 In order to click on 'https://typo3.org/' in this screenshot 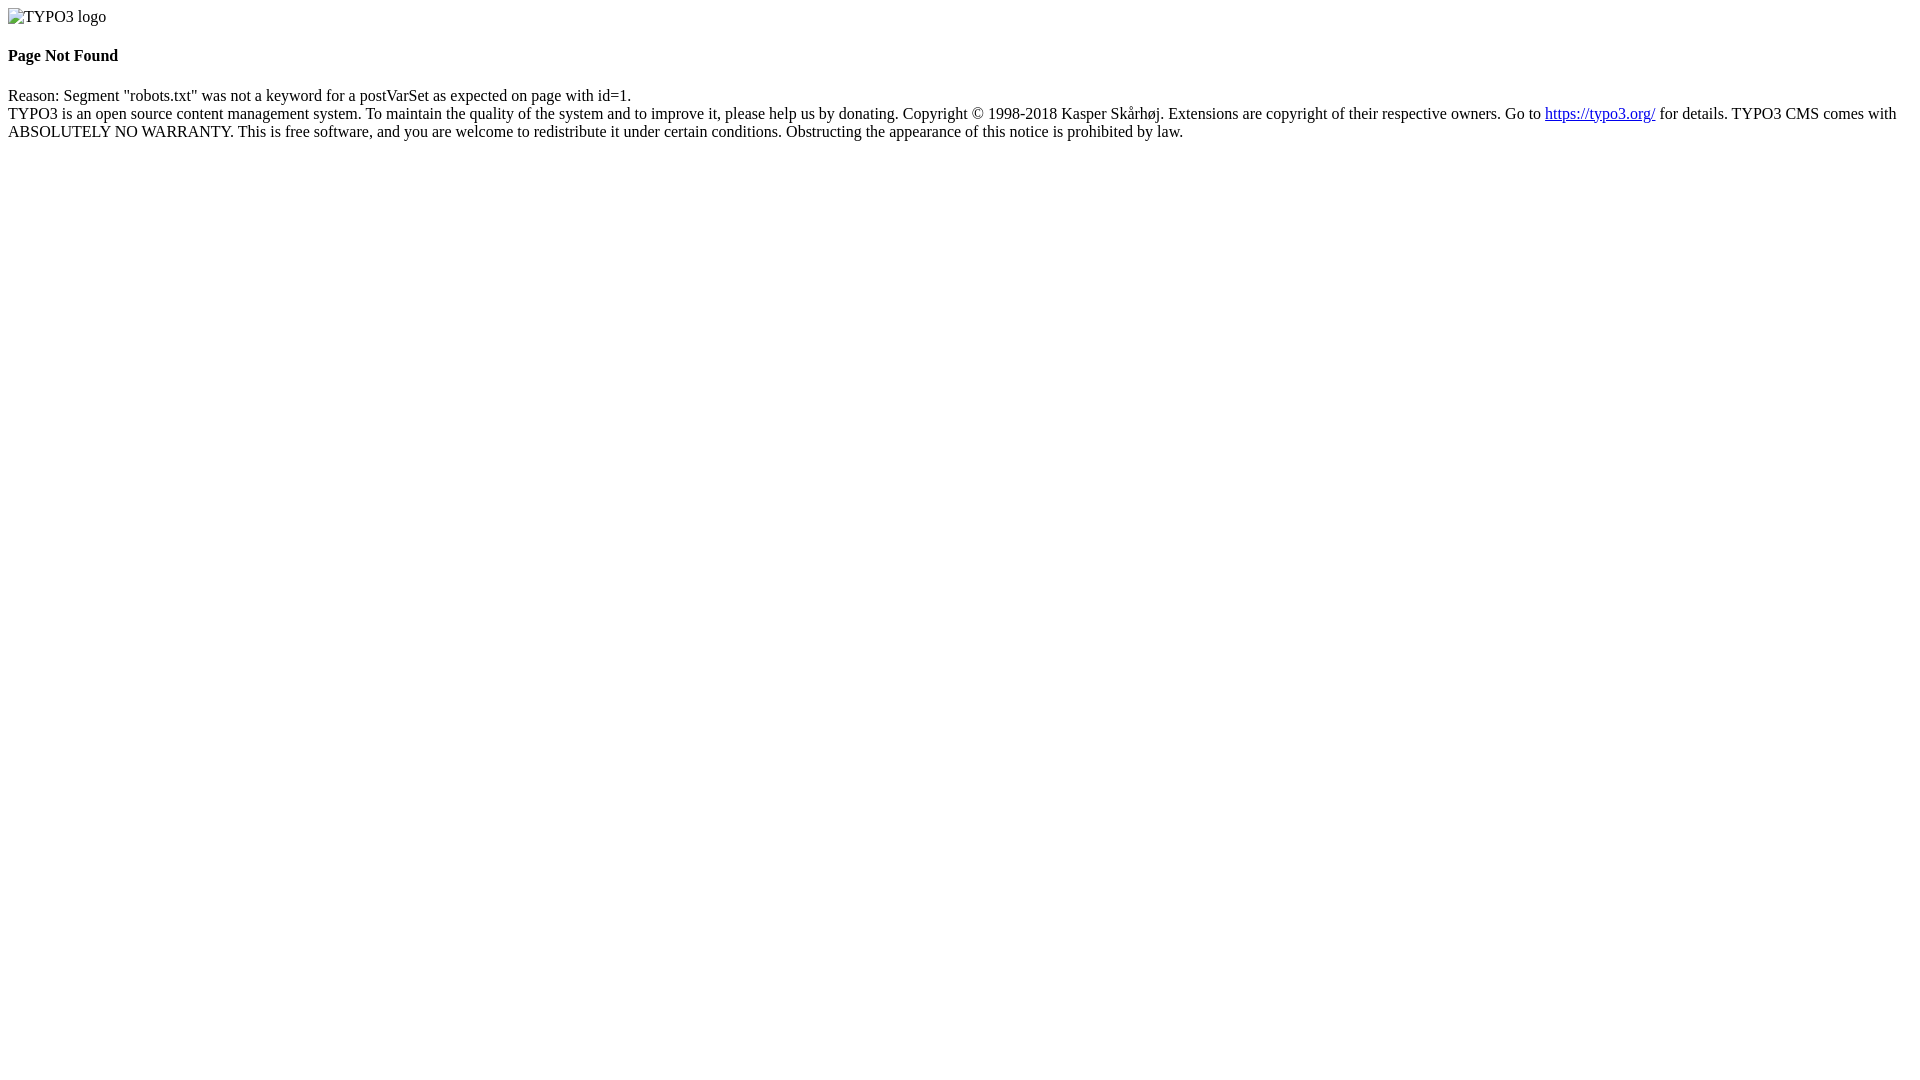, I will do `click(1598, 113)`.